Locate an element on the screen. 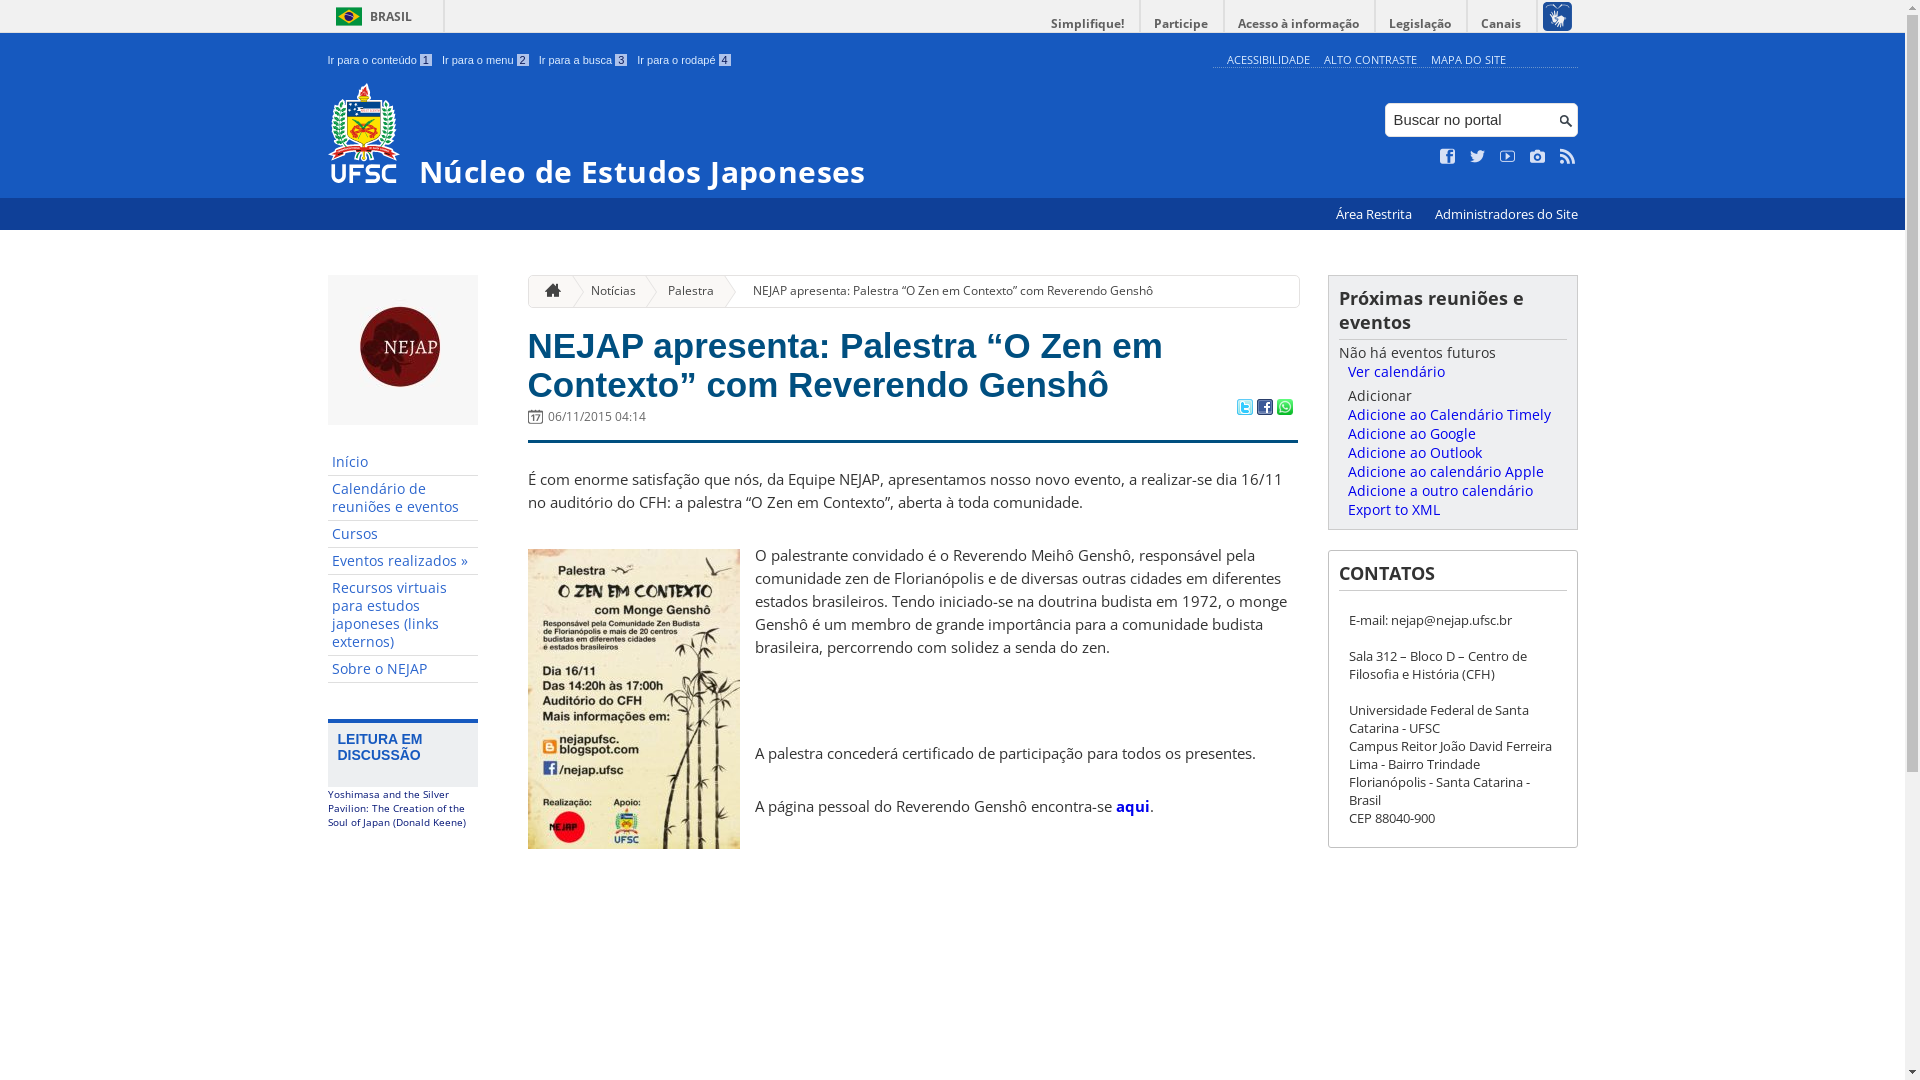 The width and height of the screenshot is (1920, 1080). 'Palestra' is located at coordinates (682, 291).